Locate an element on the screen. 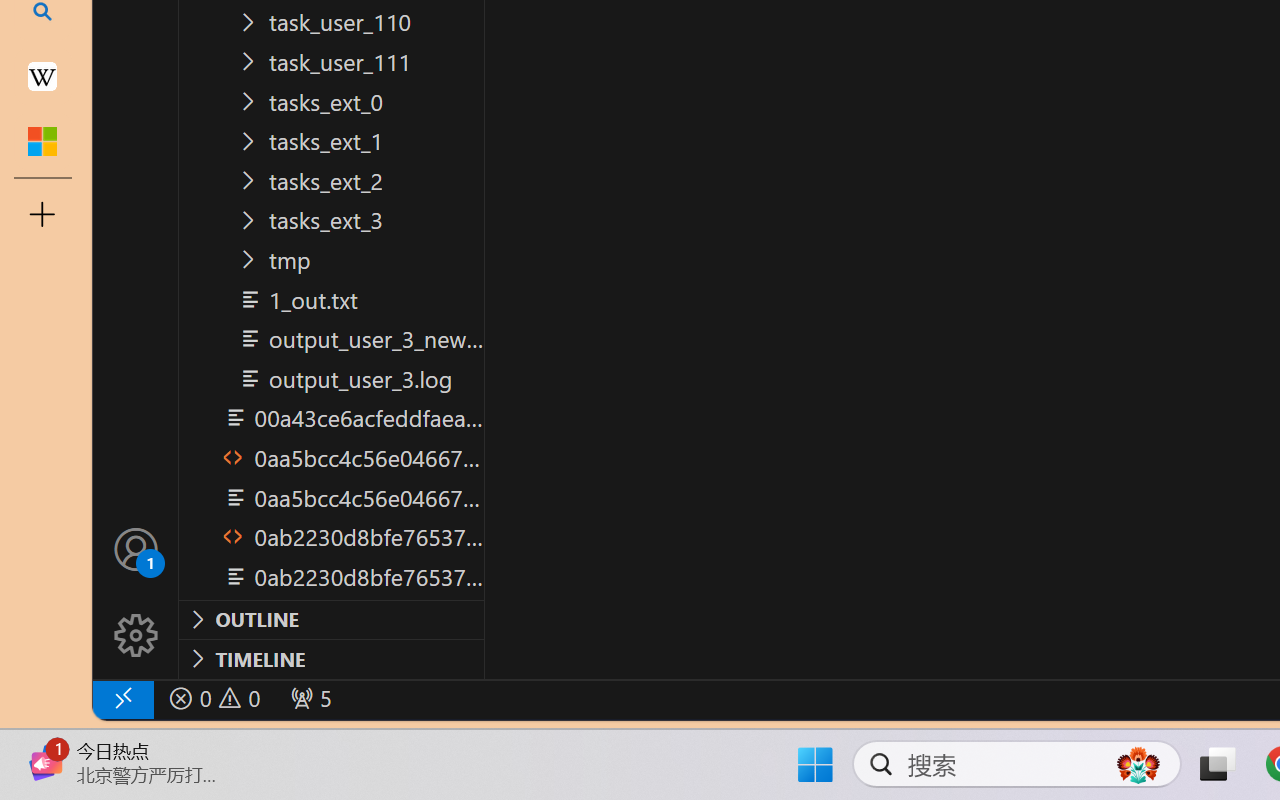  'No Problems' is located at coordinates (213, 698).